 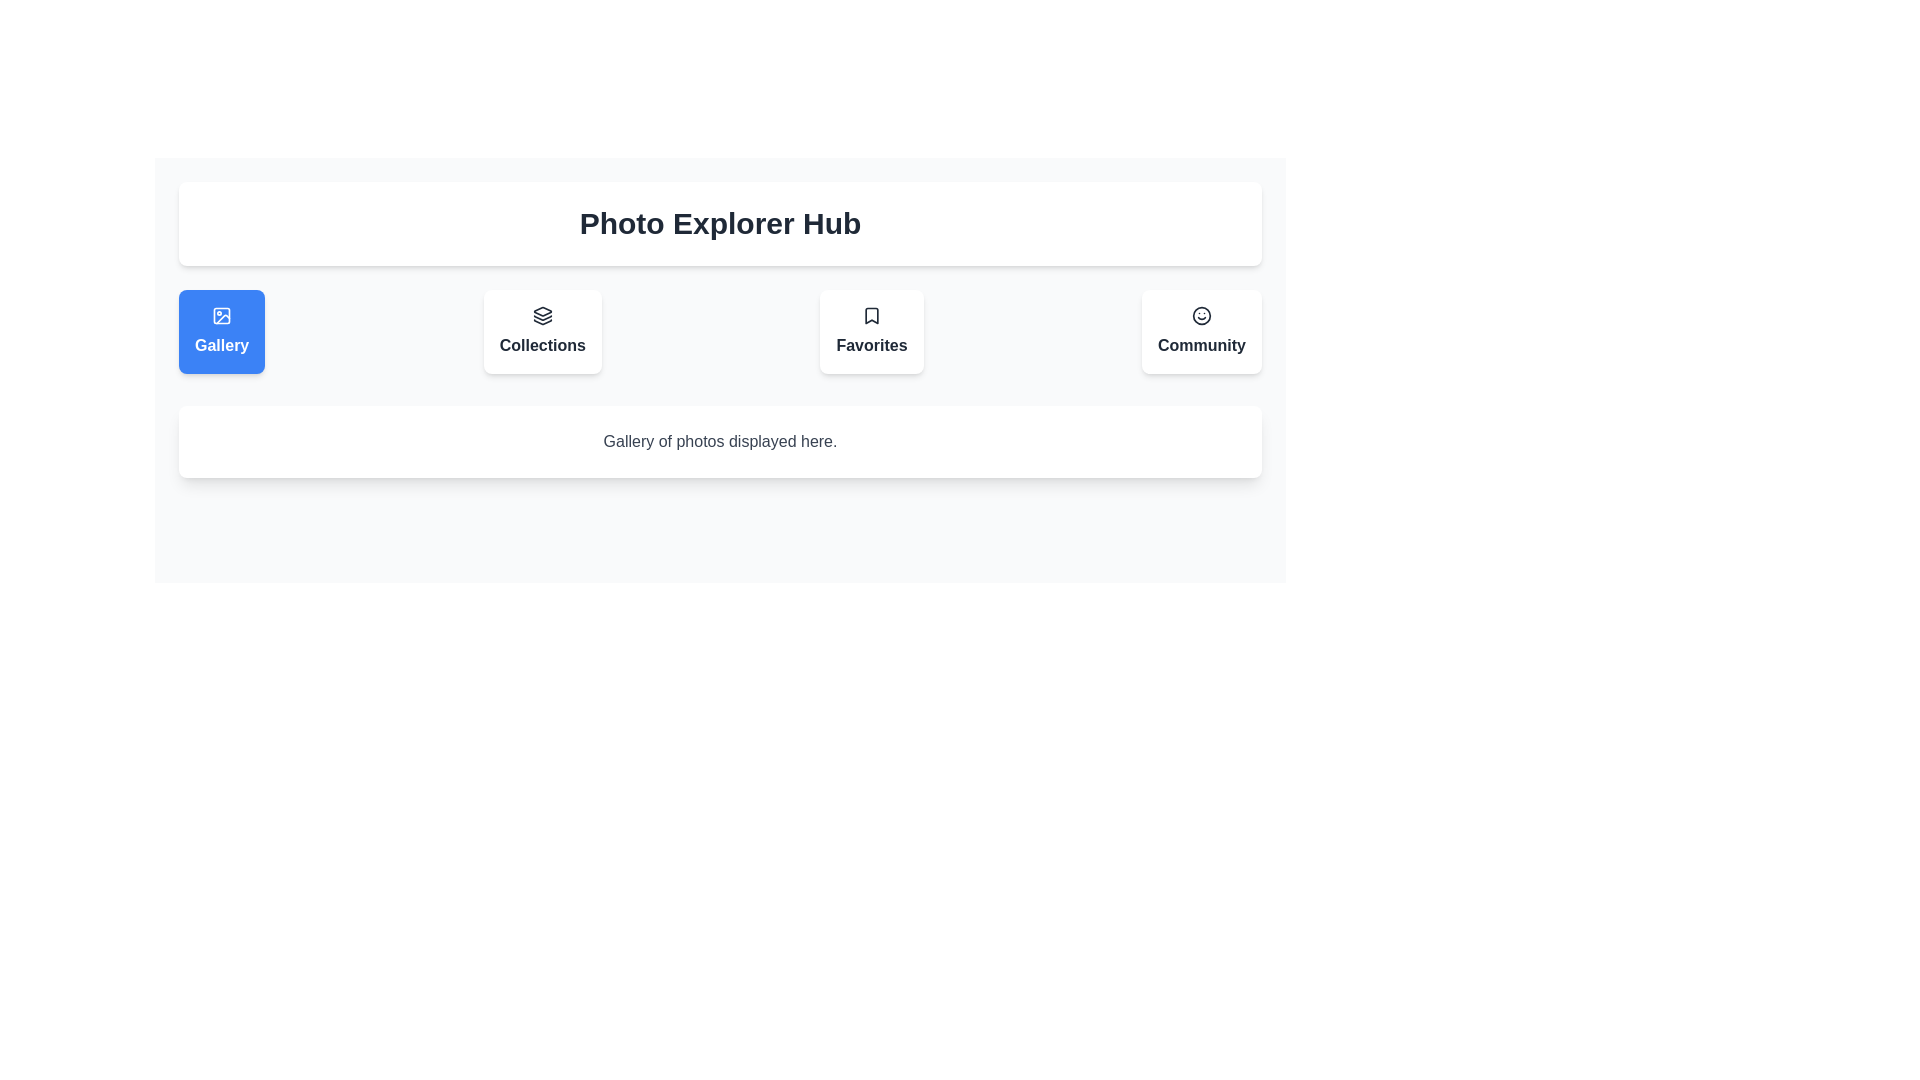 I want to click on the design of the 'Favorites' icon, which is the second selectable option beneath the 'Photo Explorer Hub' title, positioned between the 'Collections' and 'Community' buttons, so click(x=872, y=315).